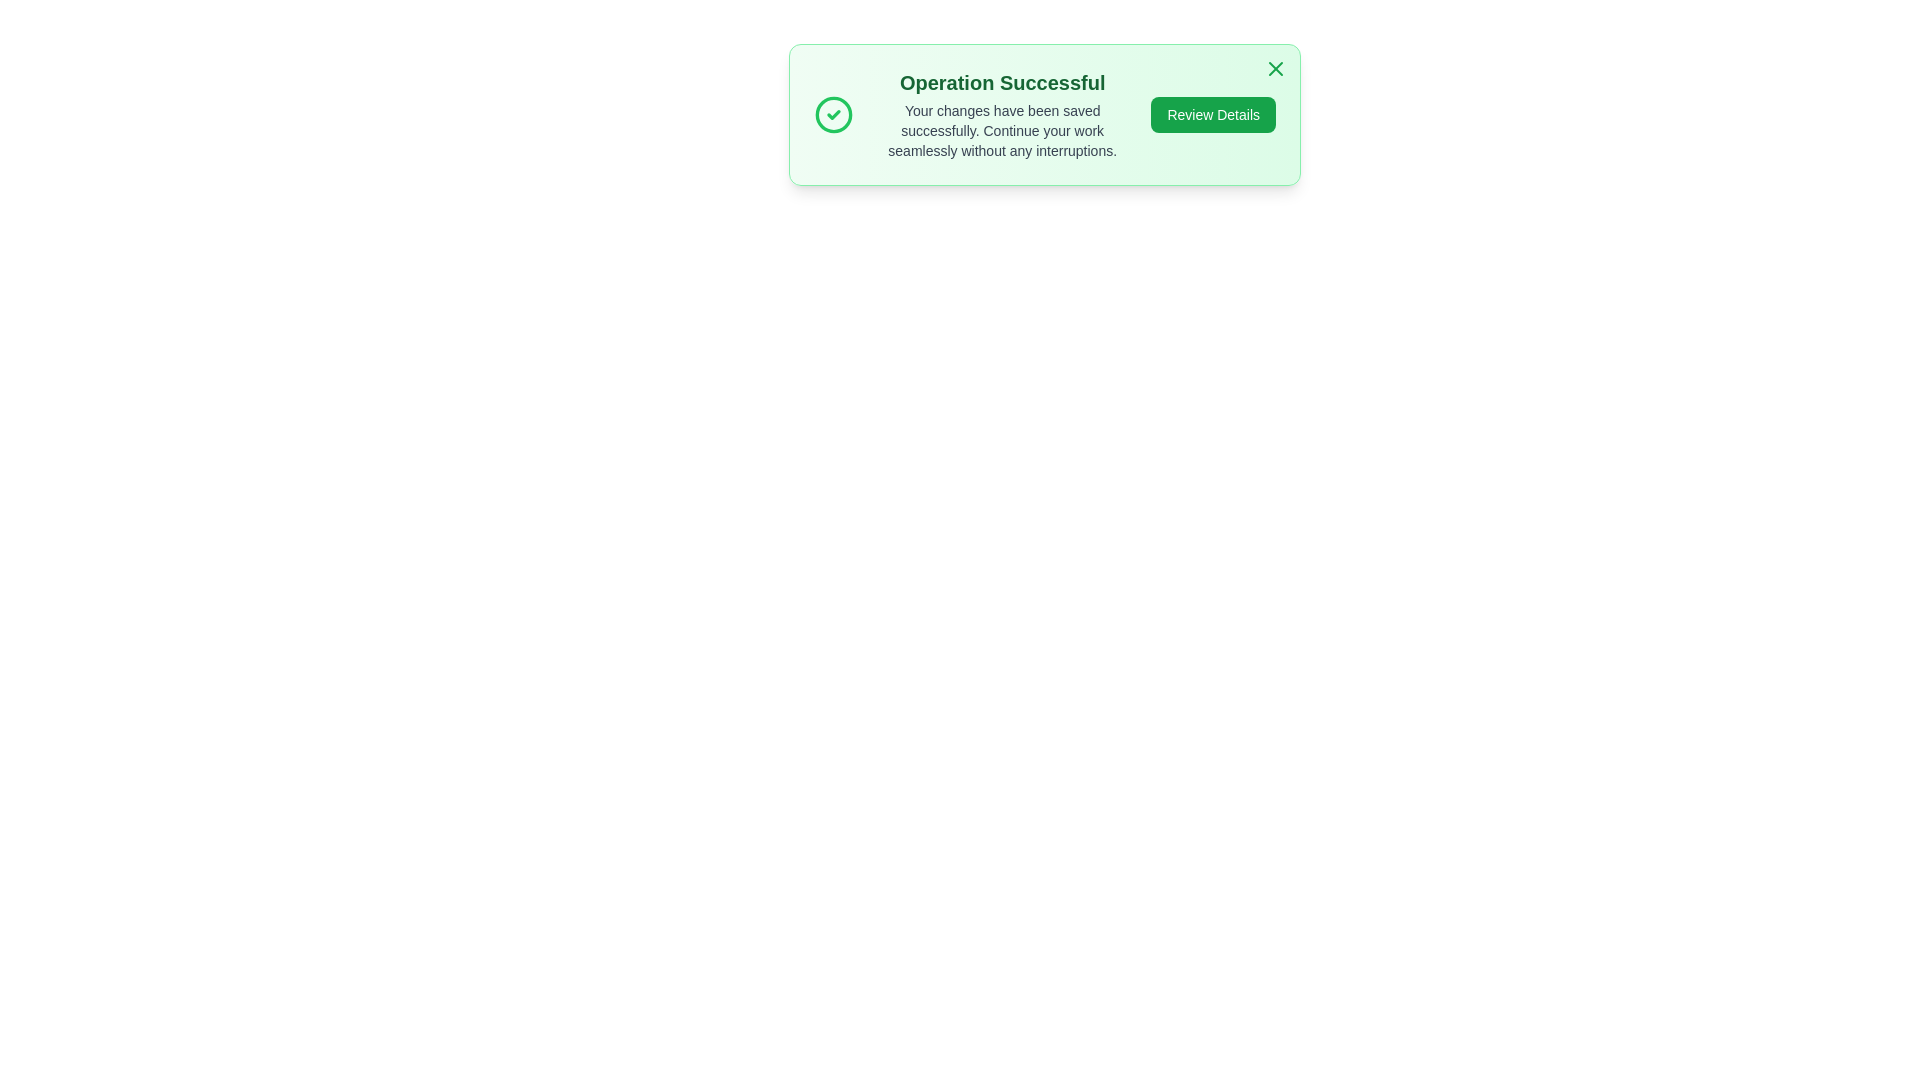 The width and height of the screenshot is (1920, 1080). Describe the element at coordinates (1275, 68) in the screenshot. I see `the dismiss button to close the alert` at that location.